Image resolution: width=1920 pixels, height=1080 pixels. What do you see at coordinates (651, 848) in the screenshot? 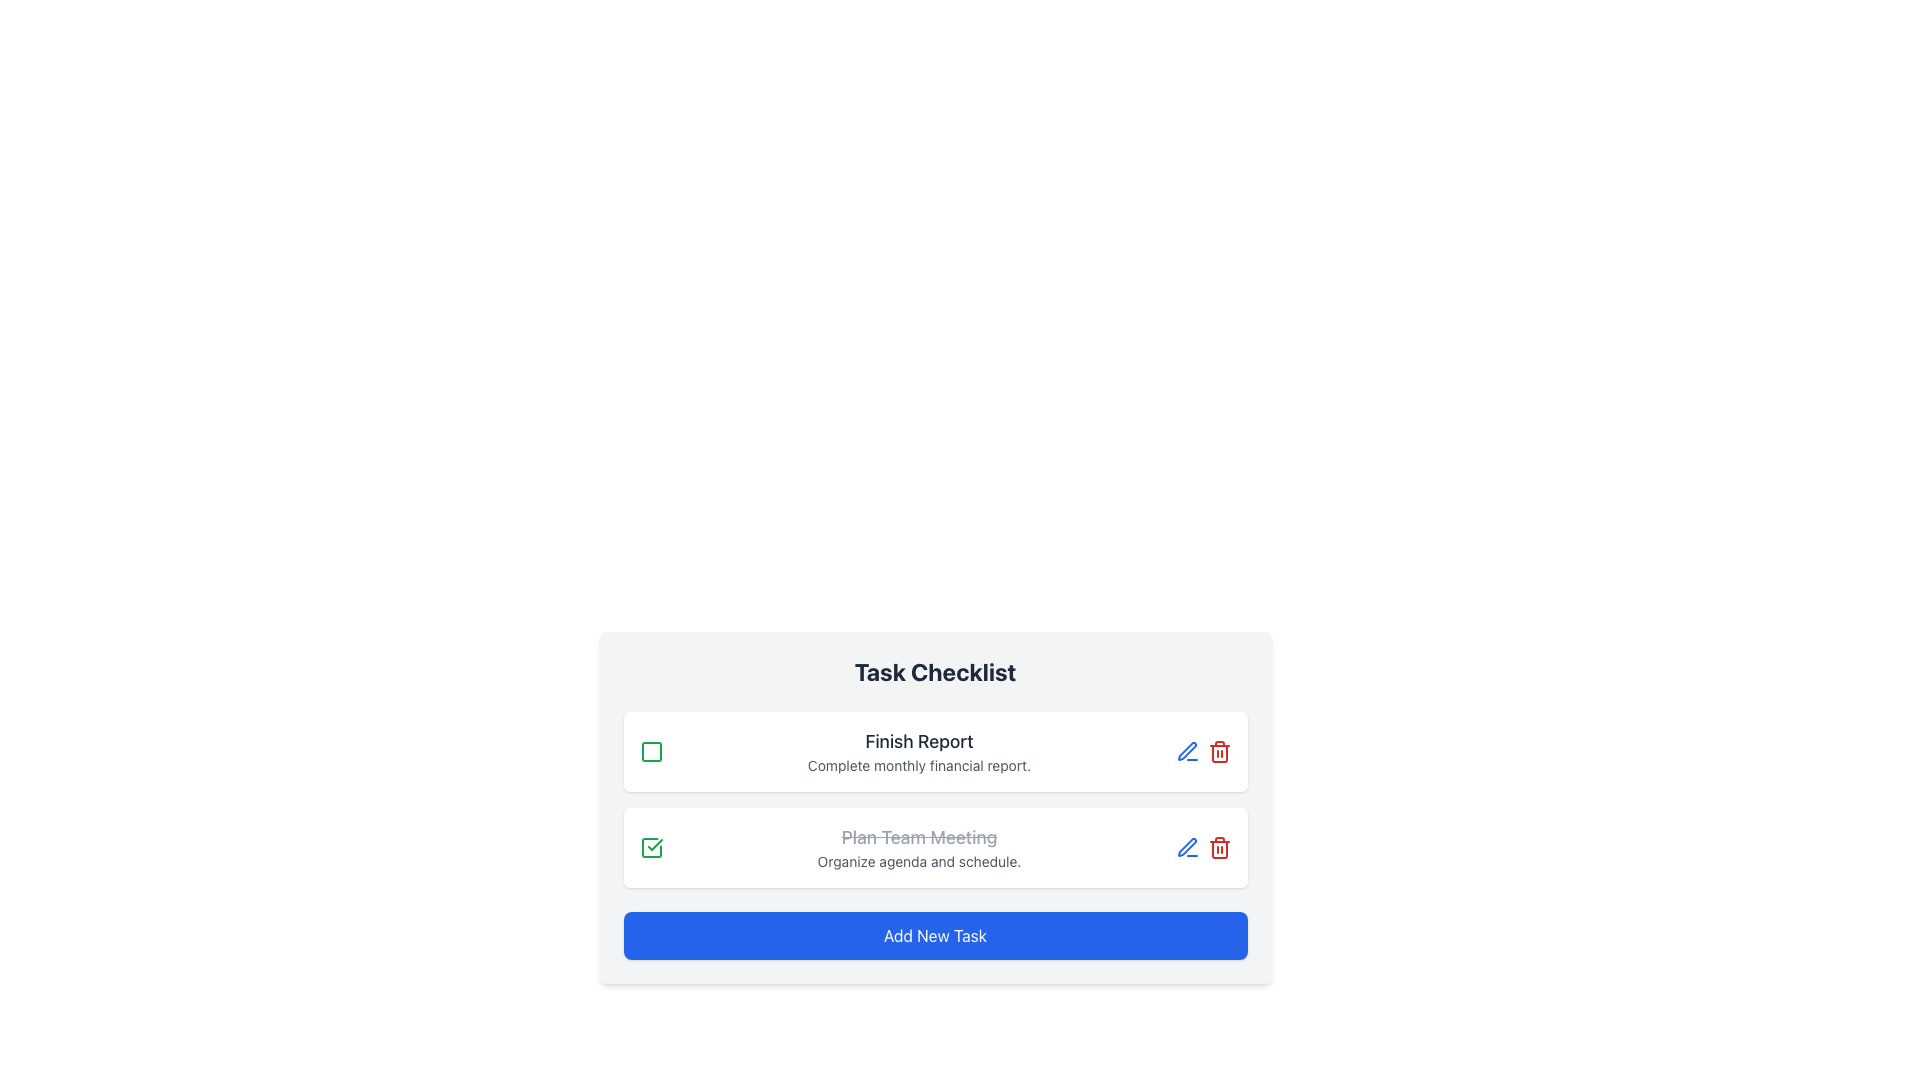
I see `the checkbox in the second task row of the checklist` at bounding box center [651, 848].